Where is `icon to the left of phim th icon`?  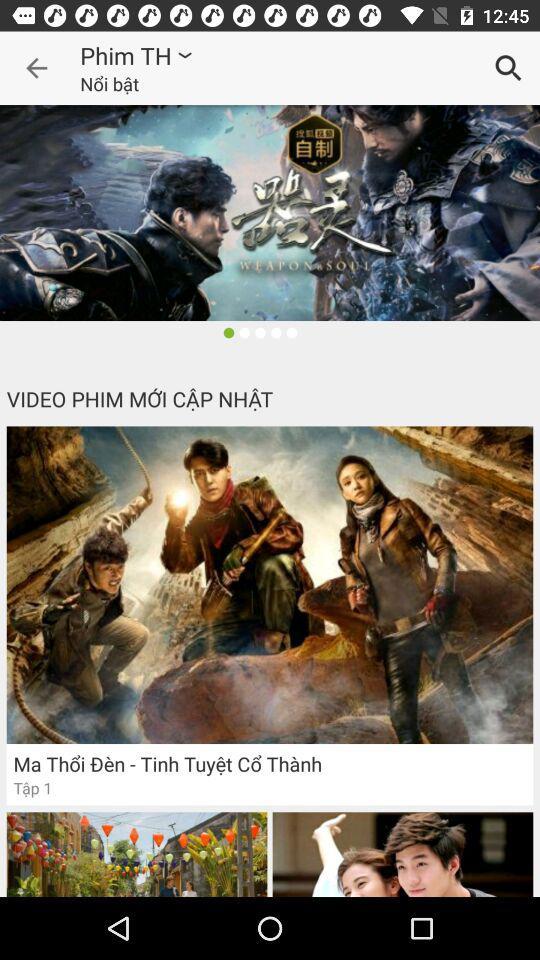 icon to the left of phim th icon is located at coordinates (36, 68).